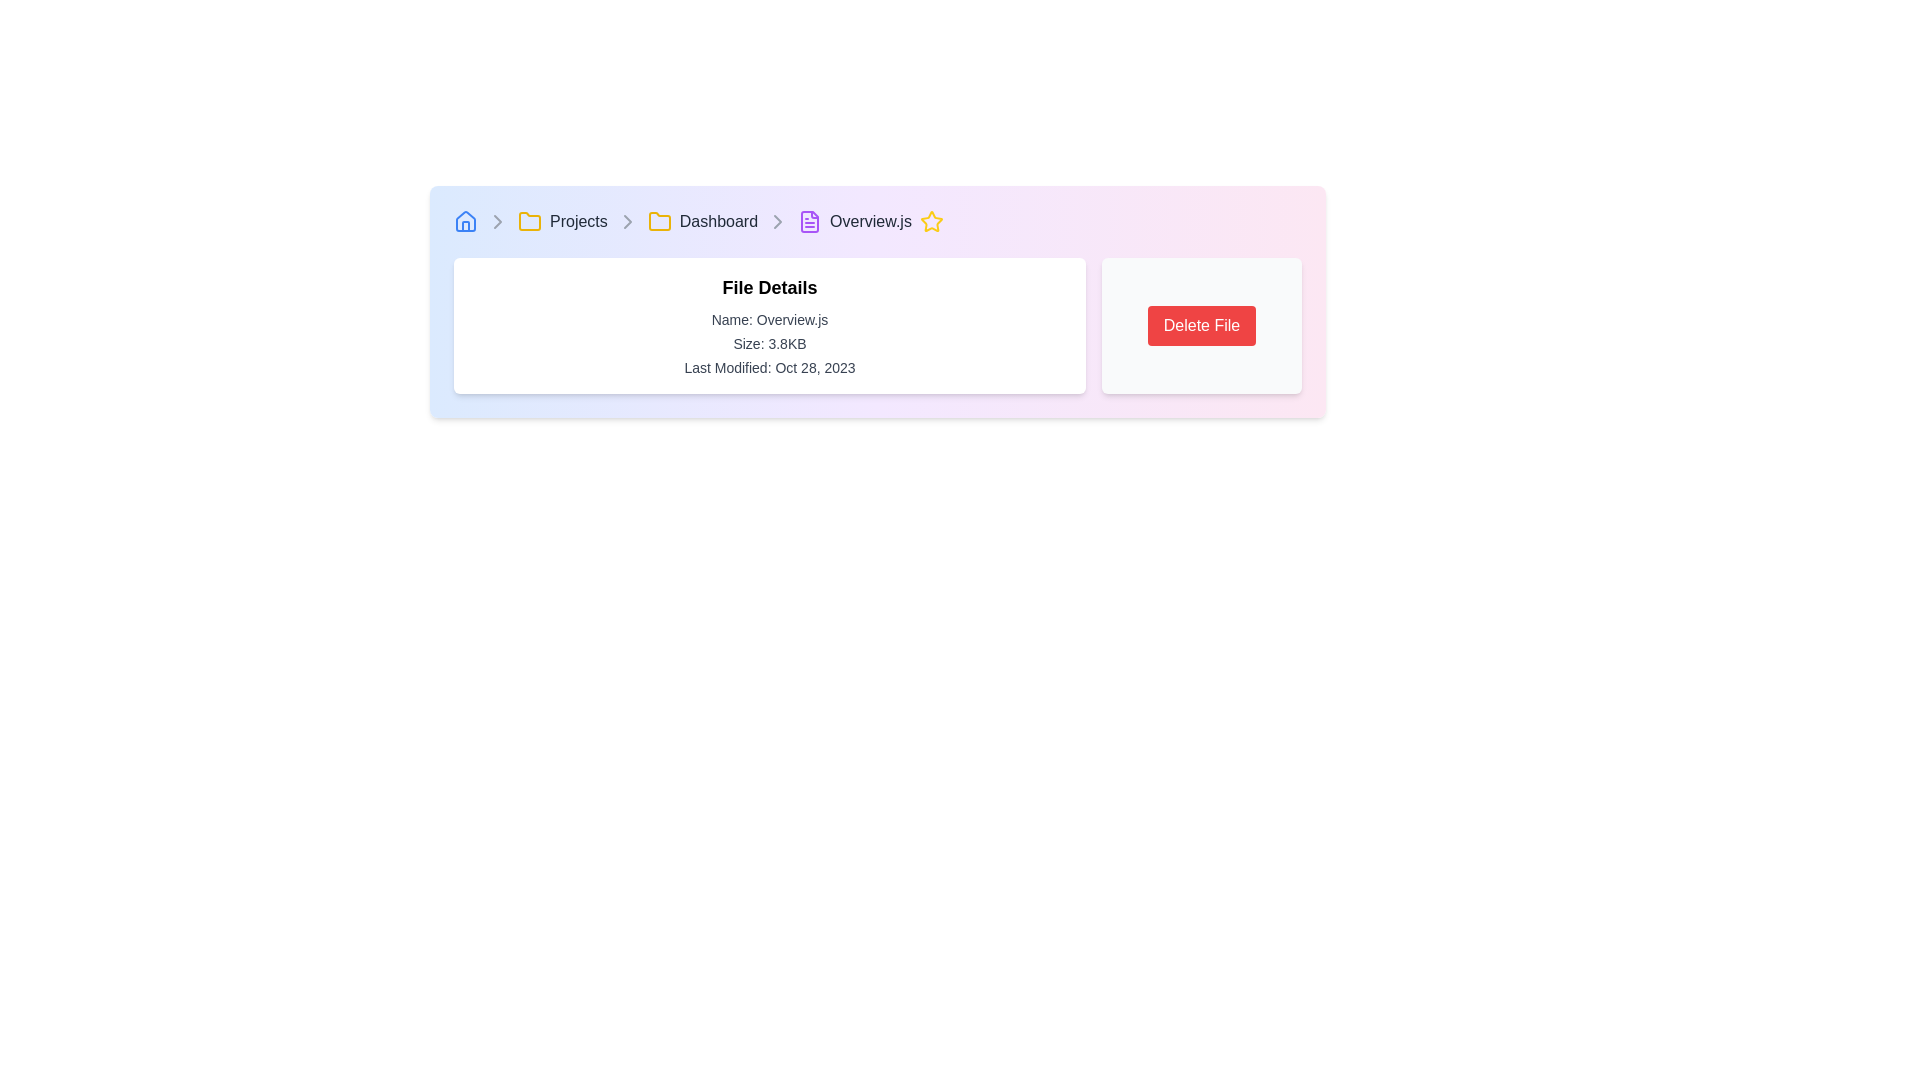 Image resolution: width=1920 pixels, height=1080 pixels. Describe the element at coordinates (810, 222) in the screenshot. I see `the breadcrumb icon representing the file 'Overview.js' in the navigation bar to identify the current location within the file system` at that location.